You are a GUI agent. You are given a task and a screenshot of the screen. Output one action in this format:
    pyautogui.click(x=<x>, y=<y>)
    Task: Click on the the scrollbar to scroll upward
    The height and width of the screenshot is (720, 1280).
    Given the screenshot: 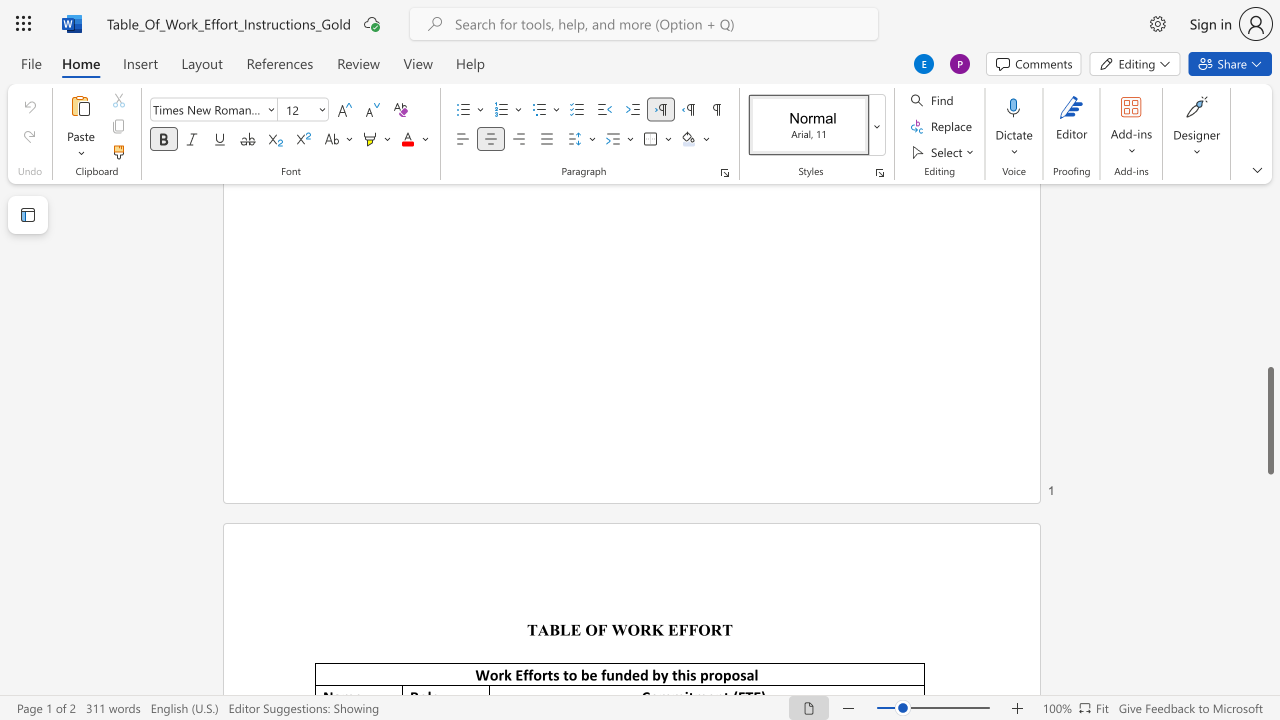 What is the action you would take?
    pyautogui.click(x=1269, y=248)
    